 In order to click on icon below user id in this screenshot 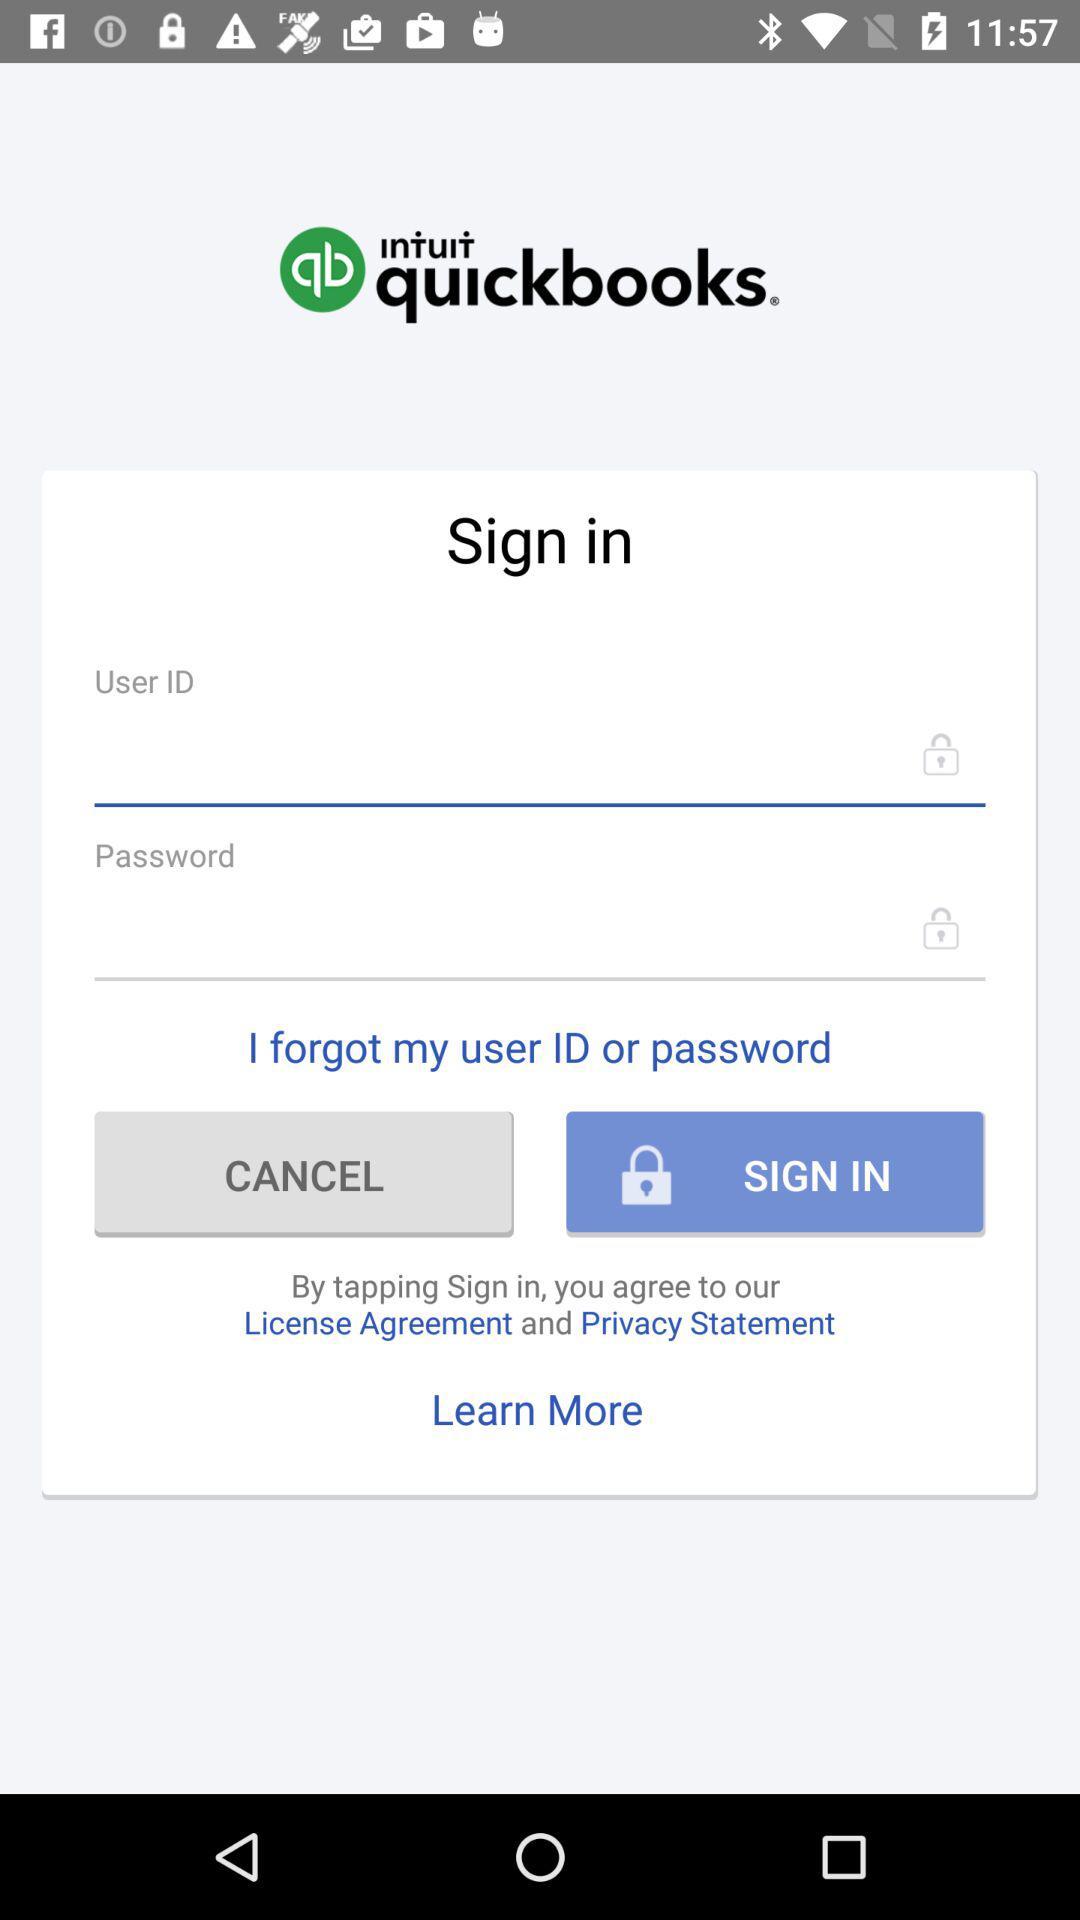, I will do `click(540, 753)`.